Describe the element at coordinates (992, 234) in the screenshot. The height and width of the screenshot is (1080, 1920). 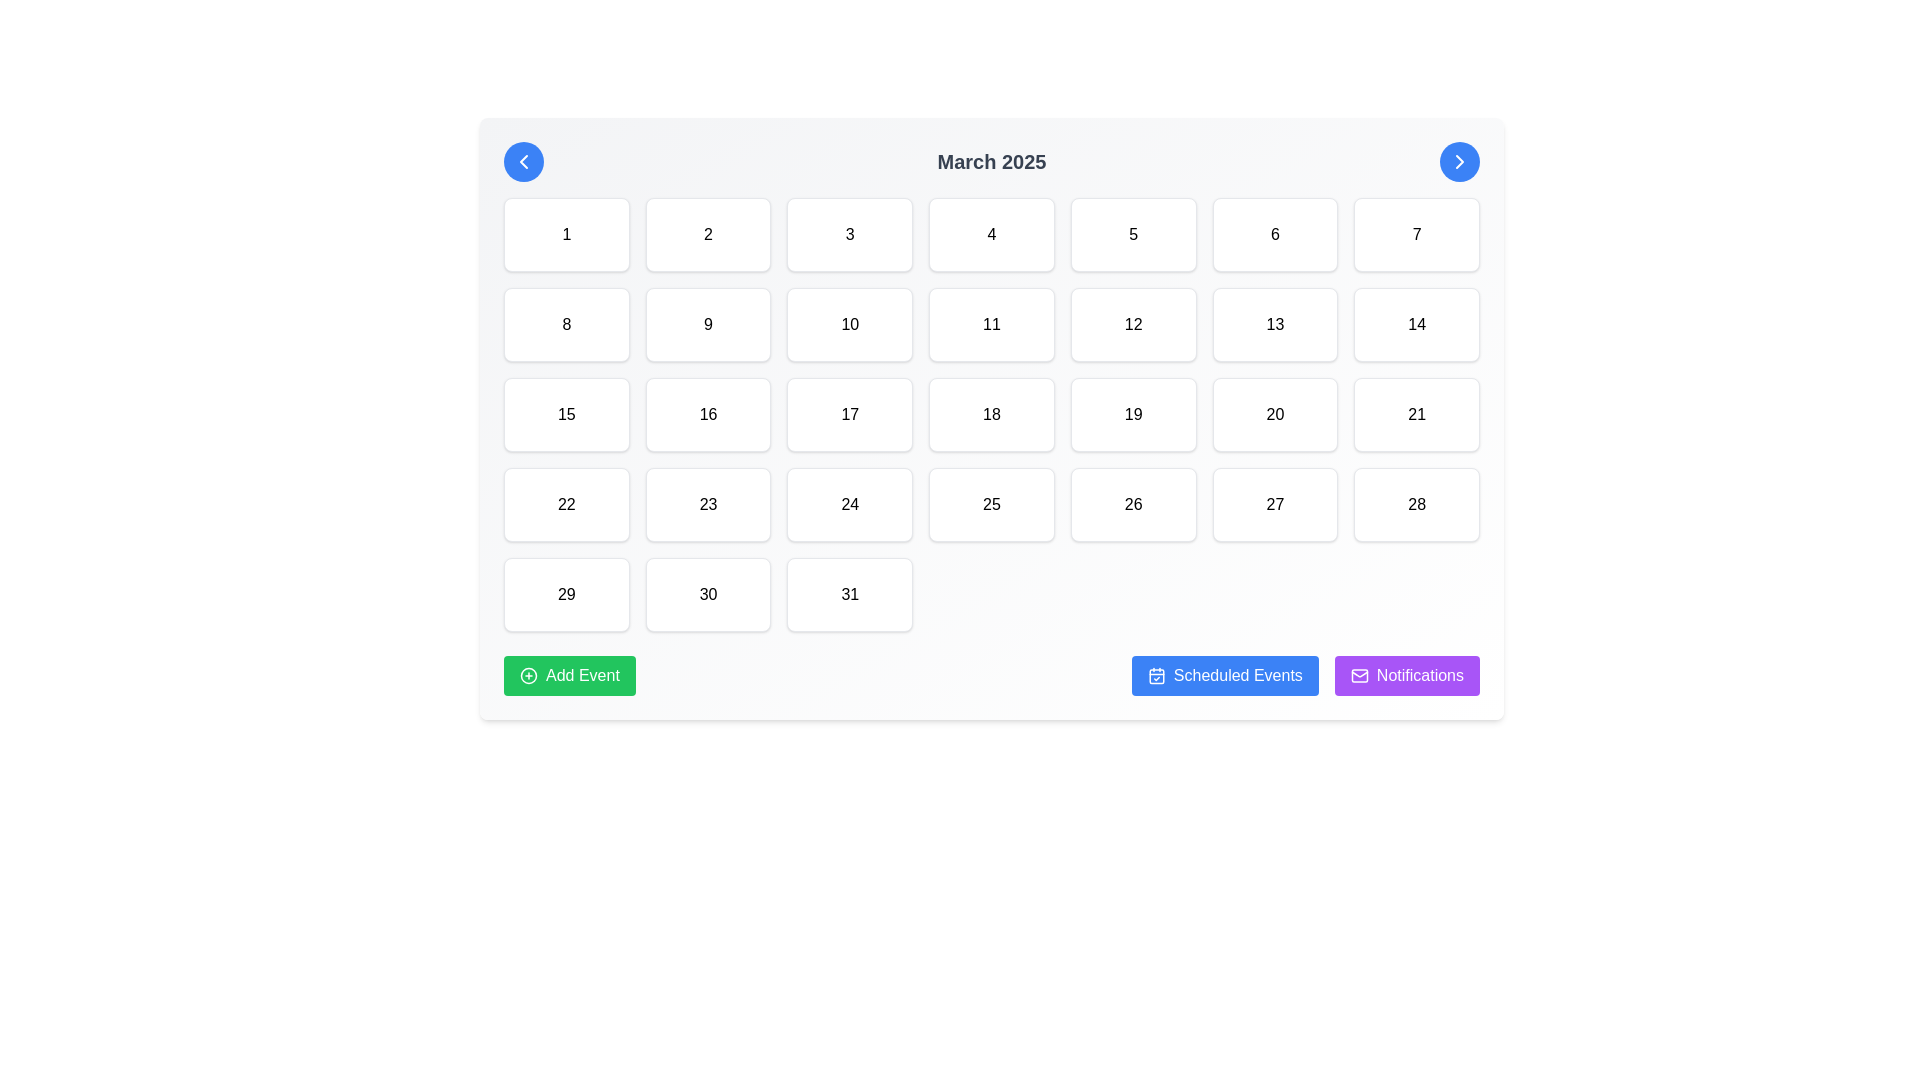
I see `the calendar day button located in the fourth column of the top row in a 7-column grid layout` at that location.